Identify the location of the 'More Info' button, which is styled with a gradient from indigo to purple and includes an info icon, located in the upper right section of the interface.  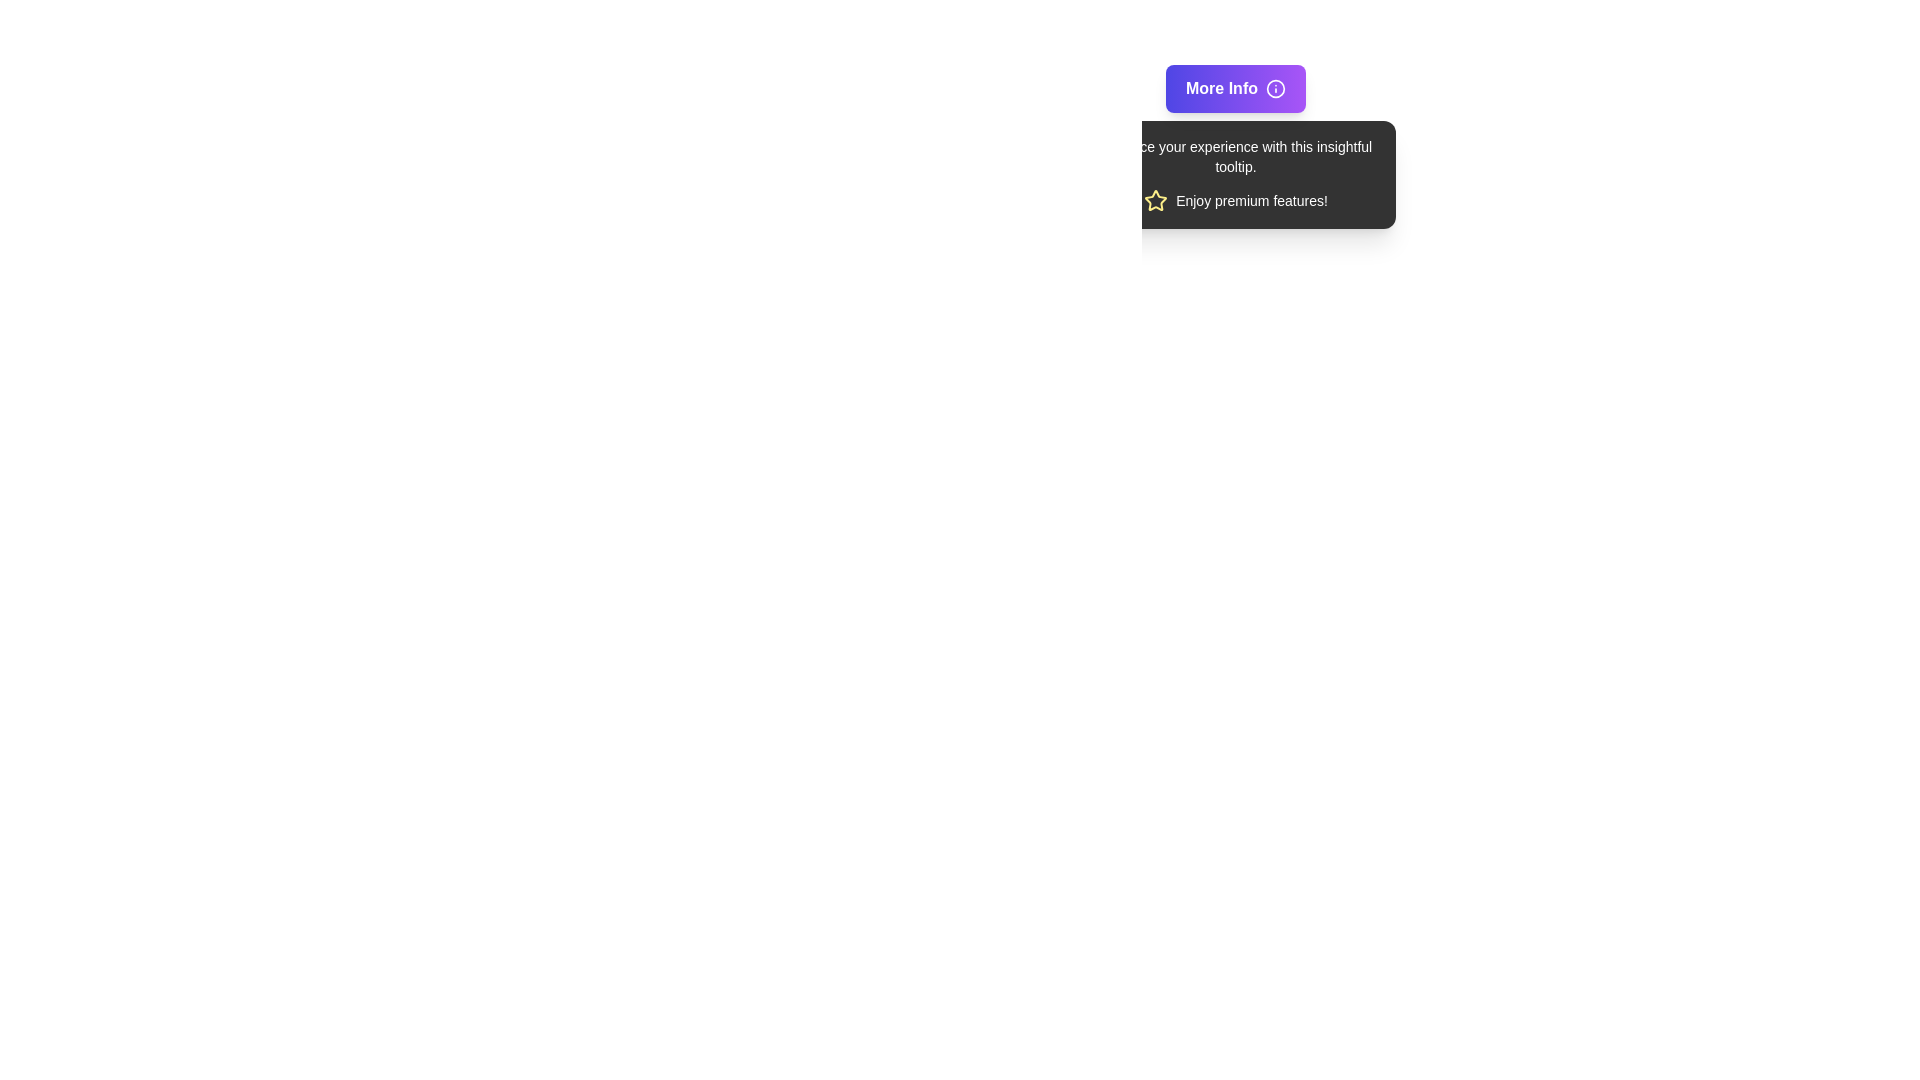
(1235, 87).